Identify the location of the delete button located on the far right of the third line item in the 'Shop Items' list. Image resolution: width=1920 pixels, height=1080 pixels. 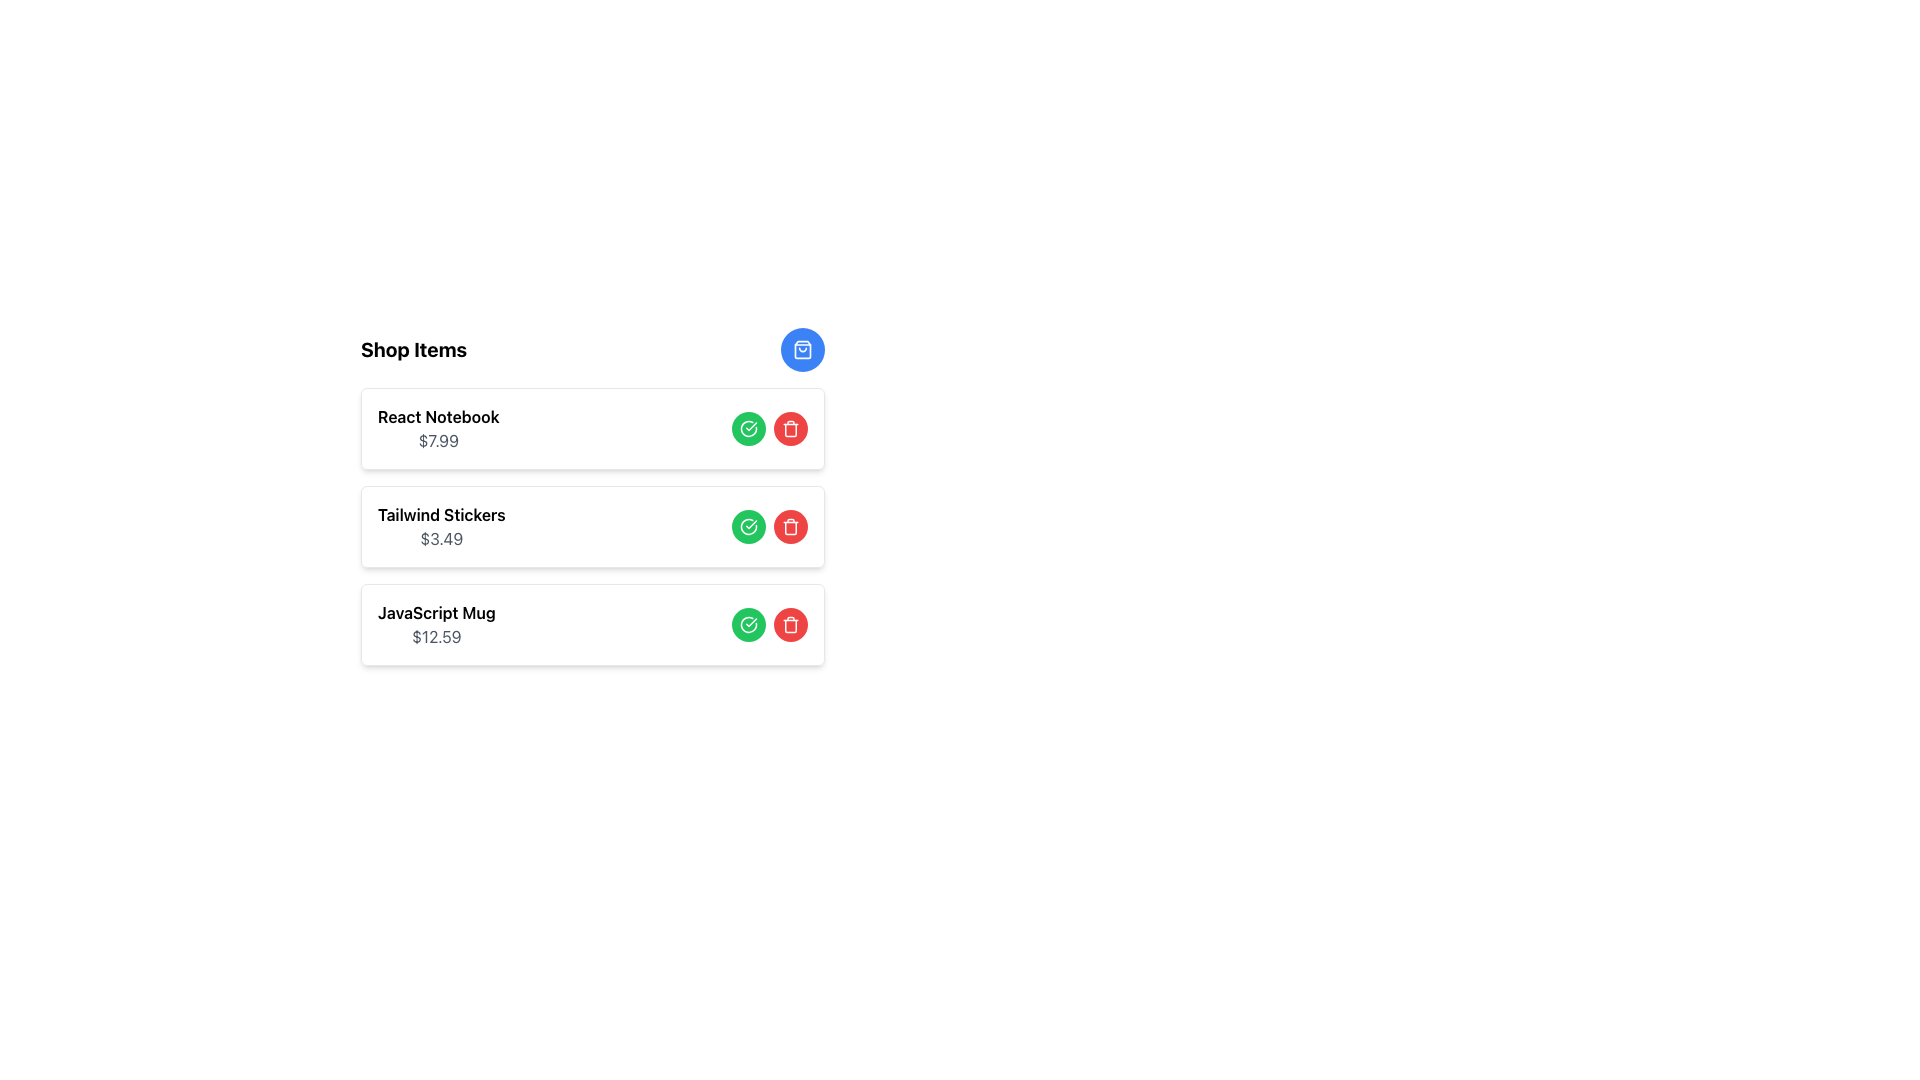
(790, 526).